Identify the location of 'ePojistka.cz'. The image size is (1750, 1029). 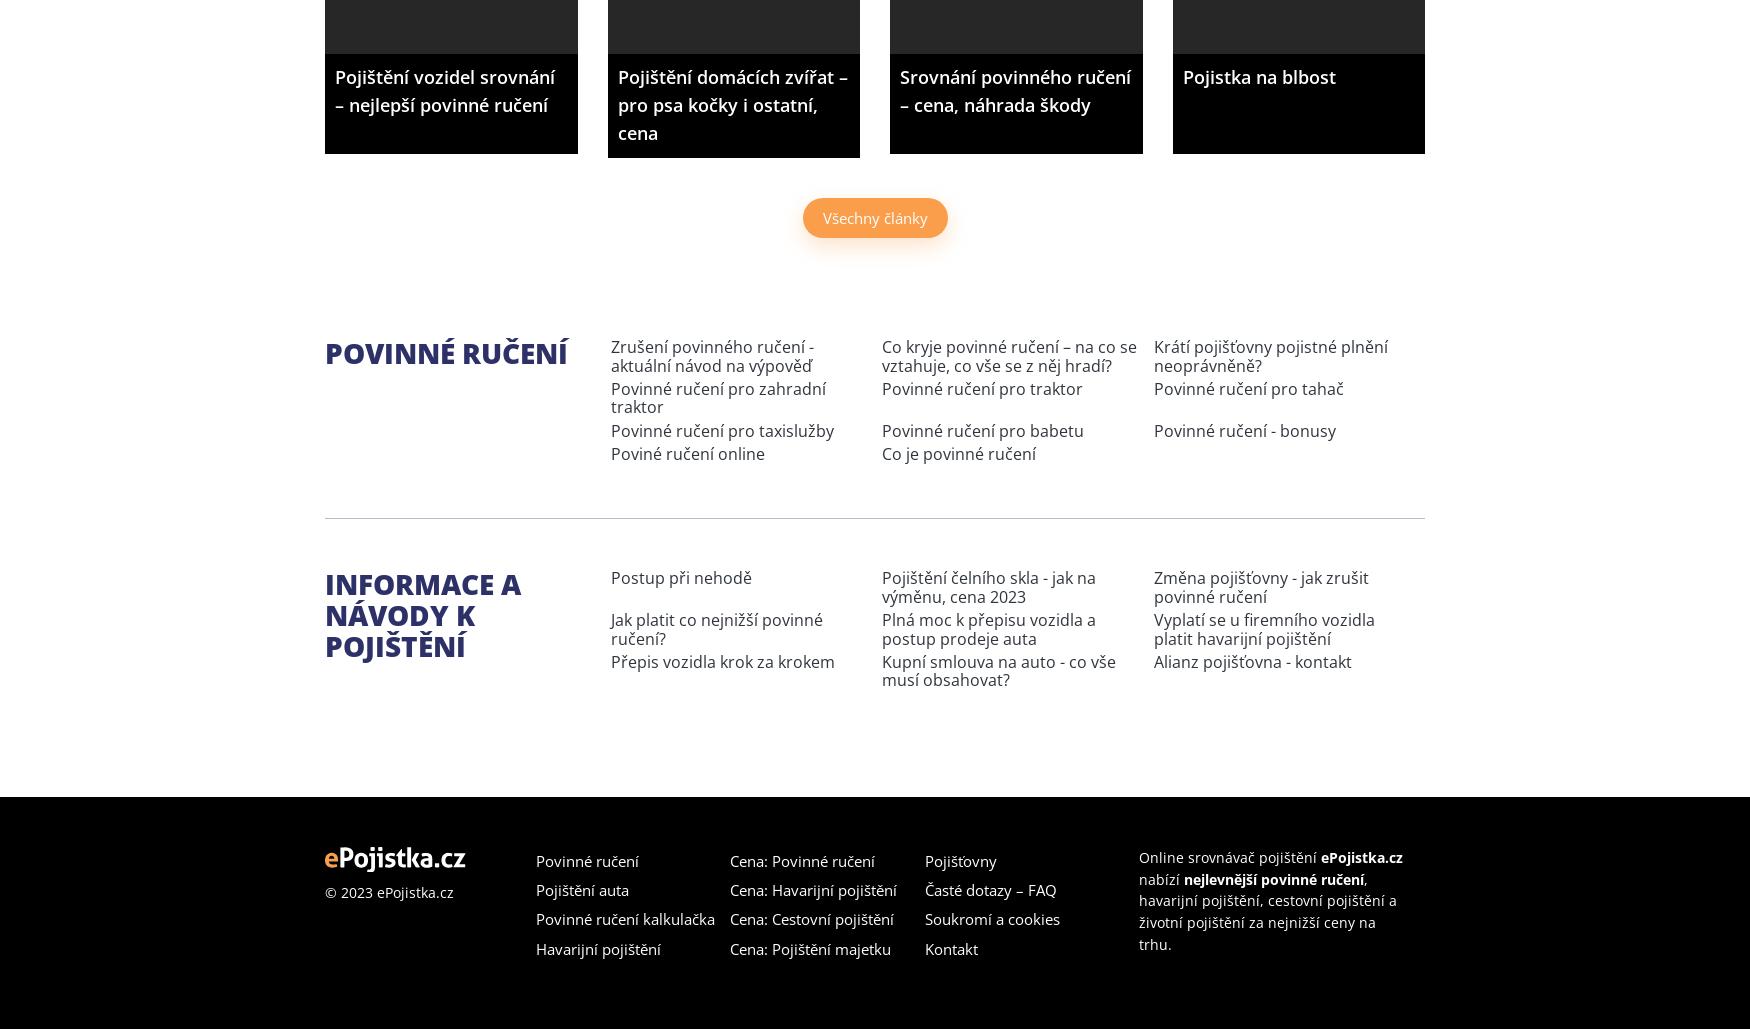
(1360, 855).